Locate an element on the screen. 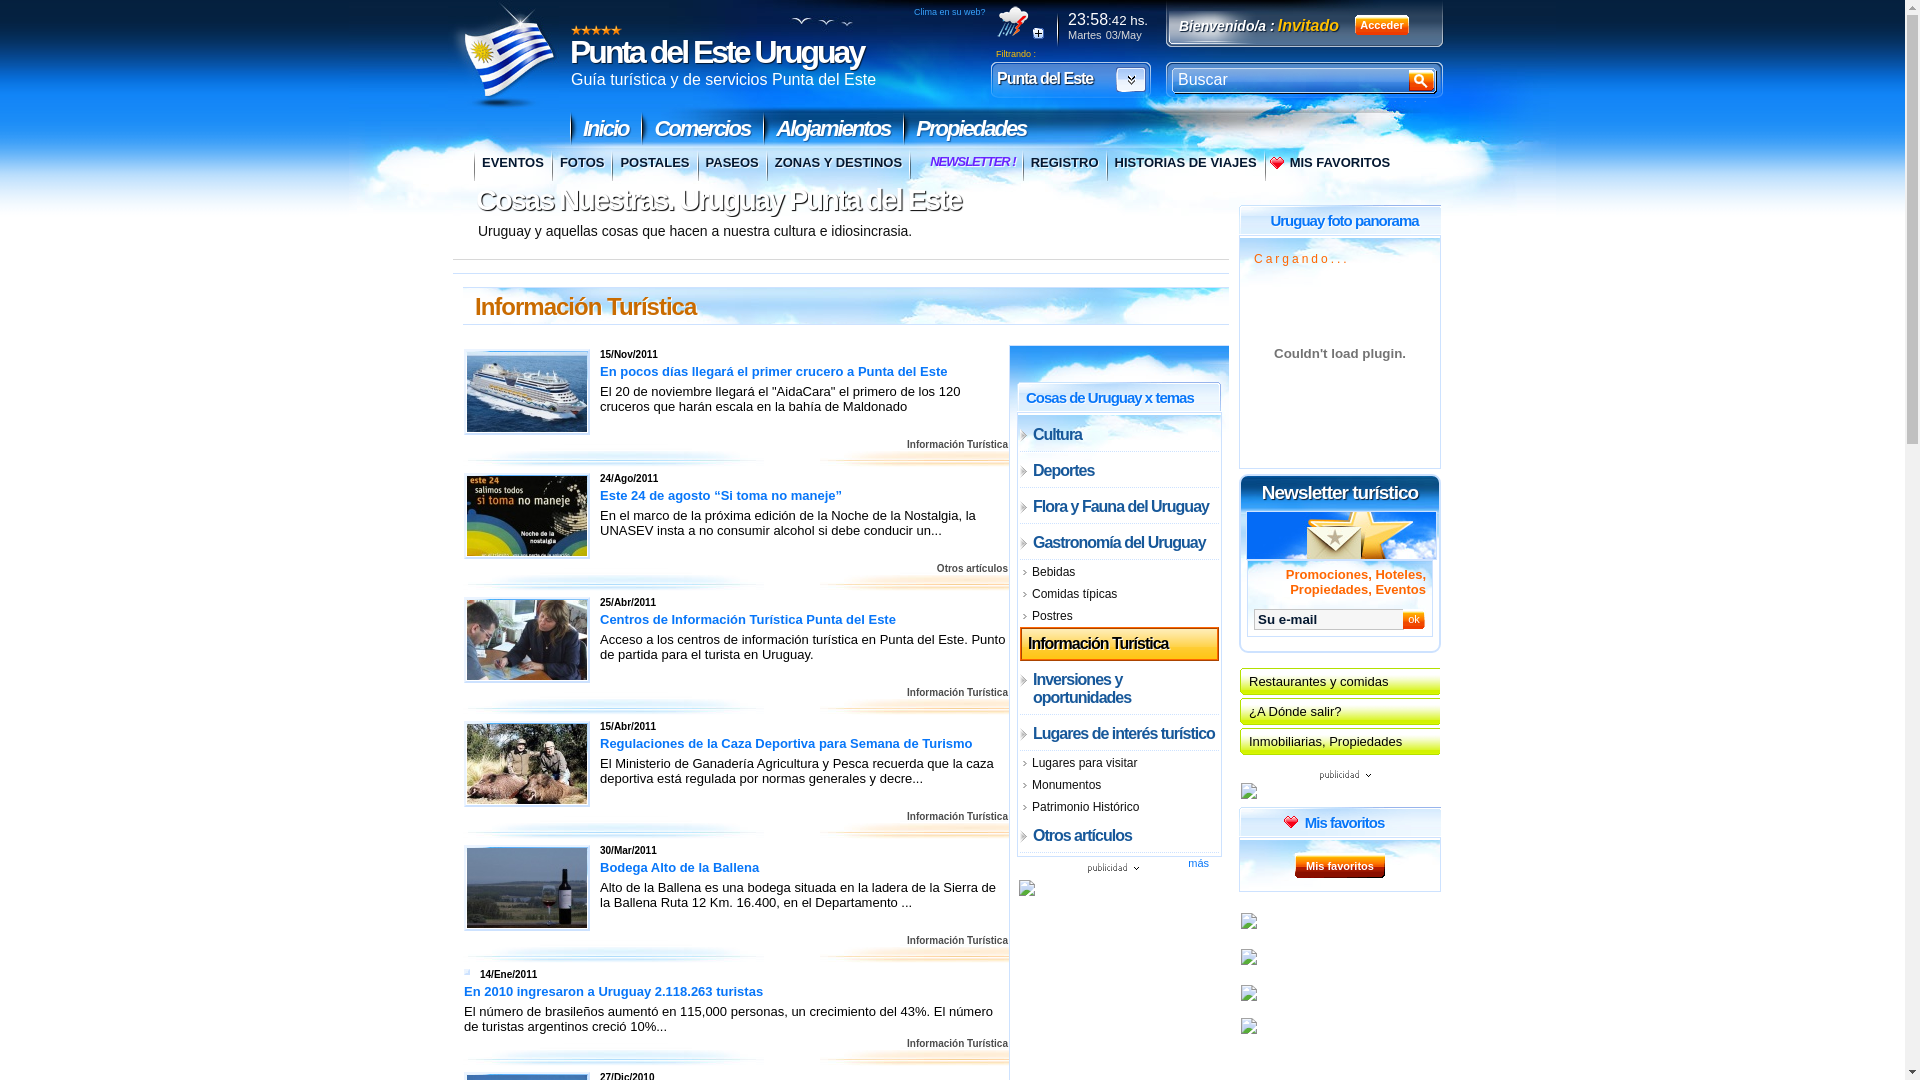 Image resolution: width=1920 pixels, height=1080 pixels. 'MIS FAVORITOS' is located at coordinates (1330, 164).